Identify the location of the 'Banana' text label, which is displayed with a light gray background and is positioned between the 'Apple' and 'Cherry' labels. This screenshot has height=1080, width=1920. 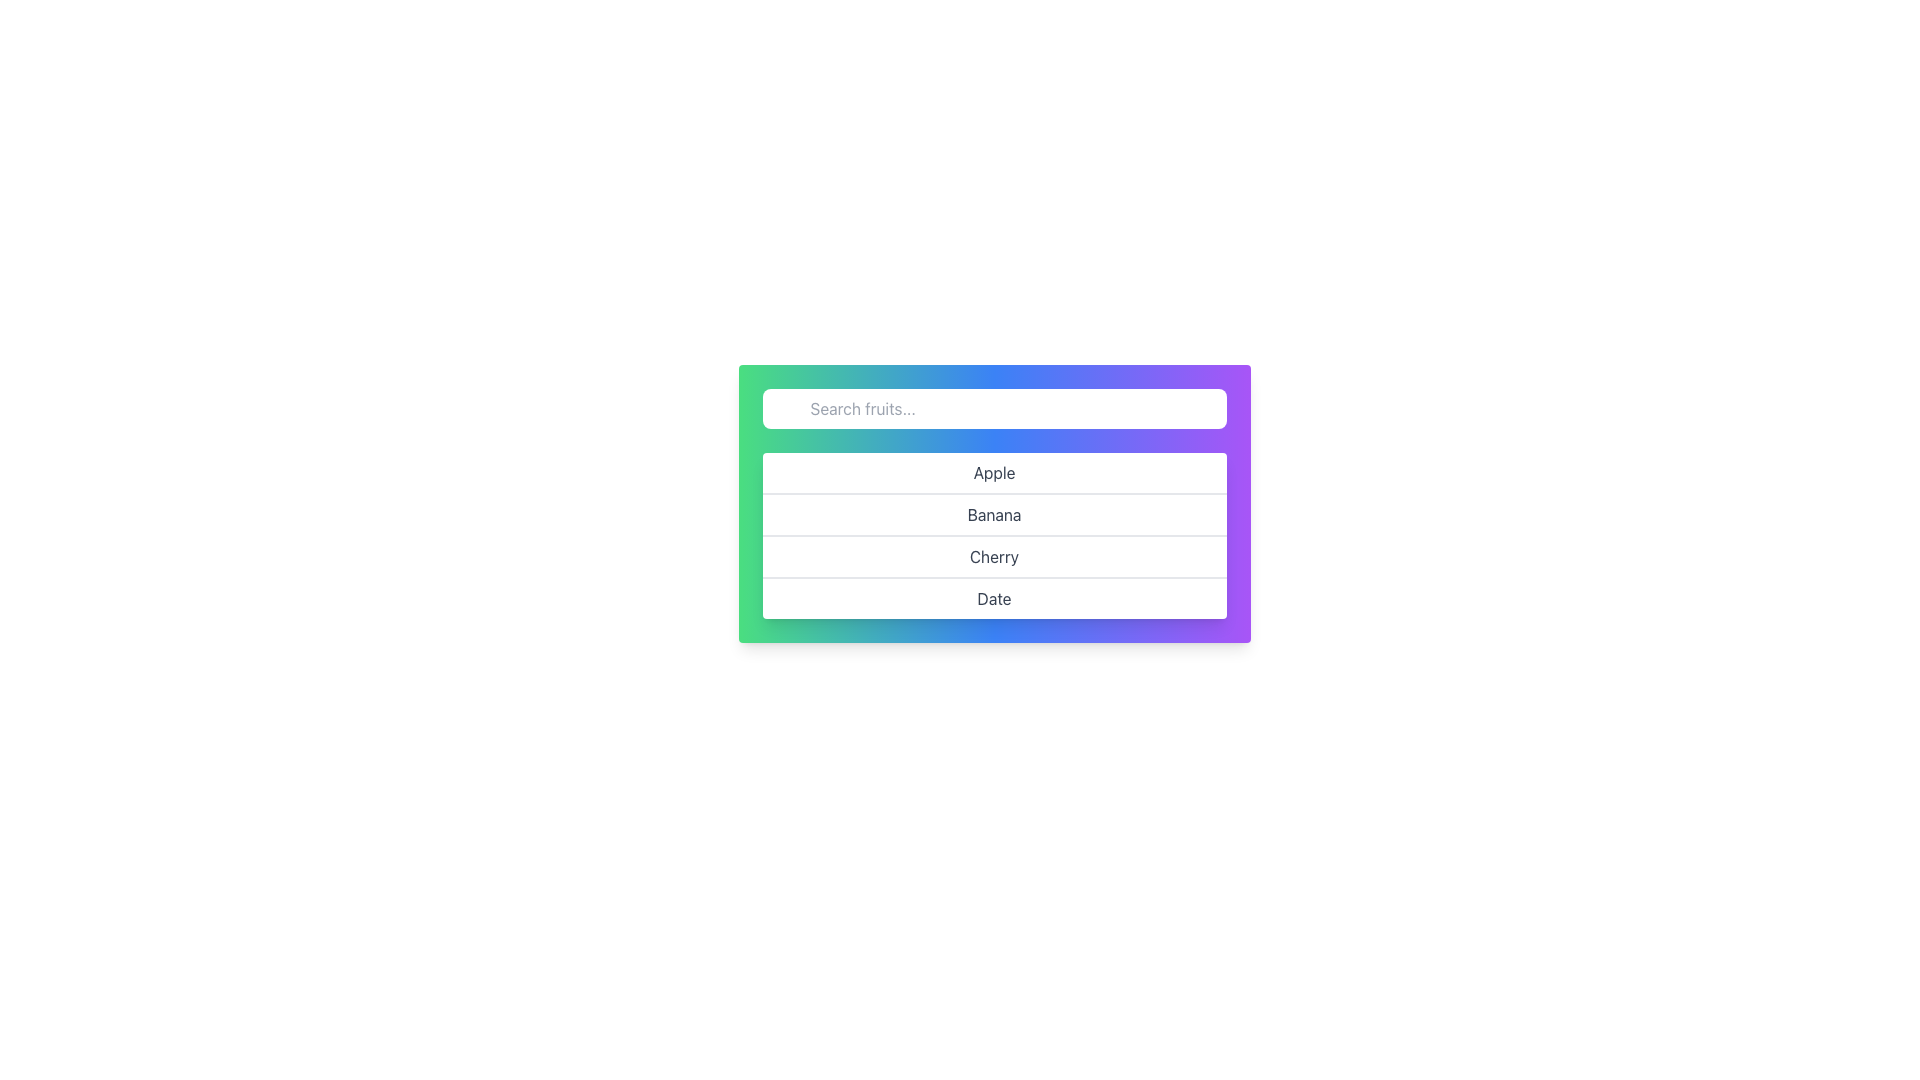
(994, 503).